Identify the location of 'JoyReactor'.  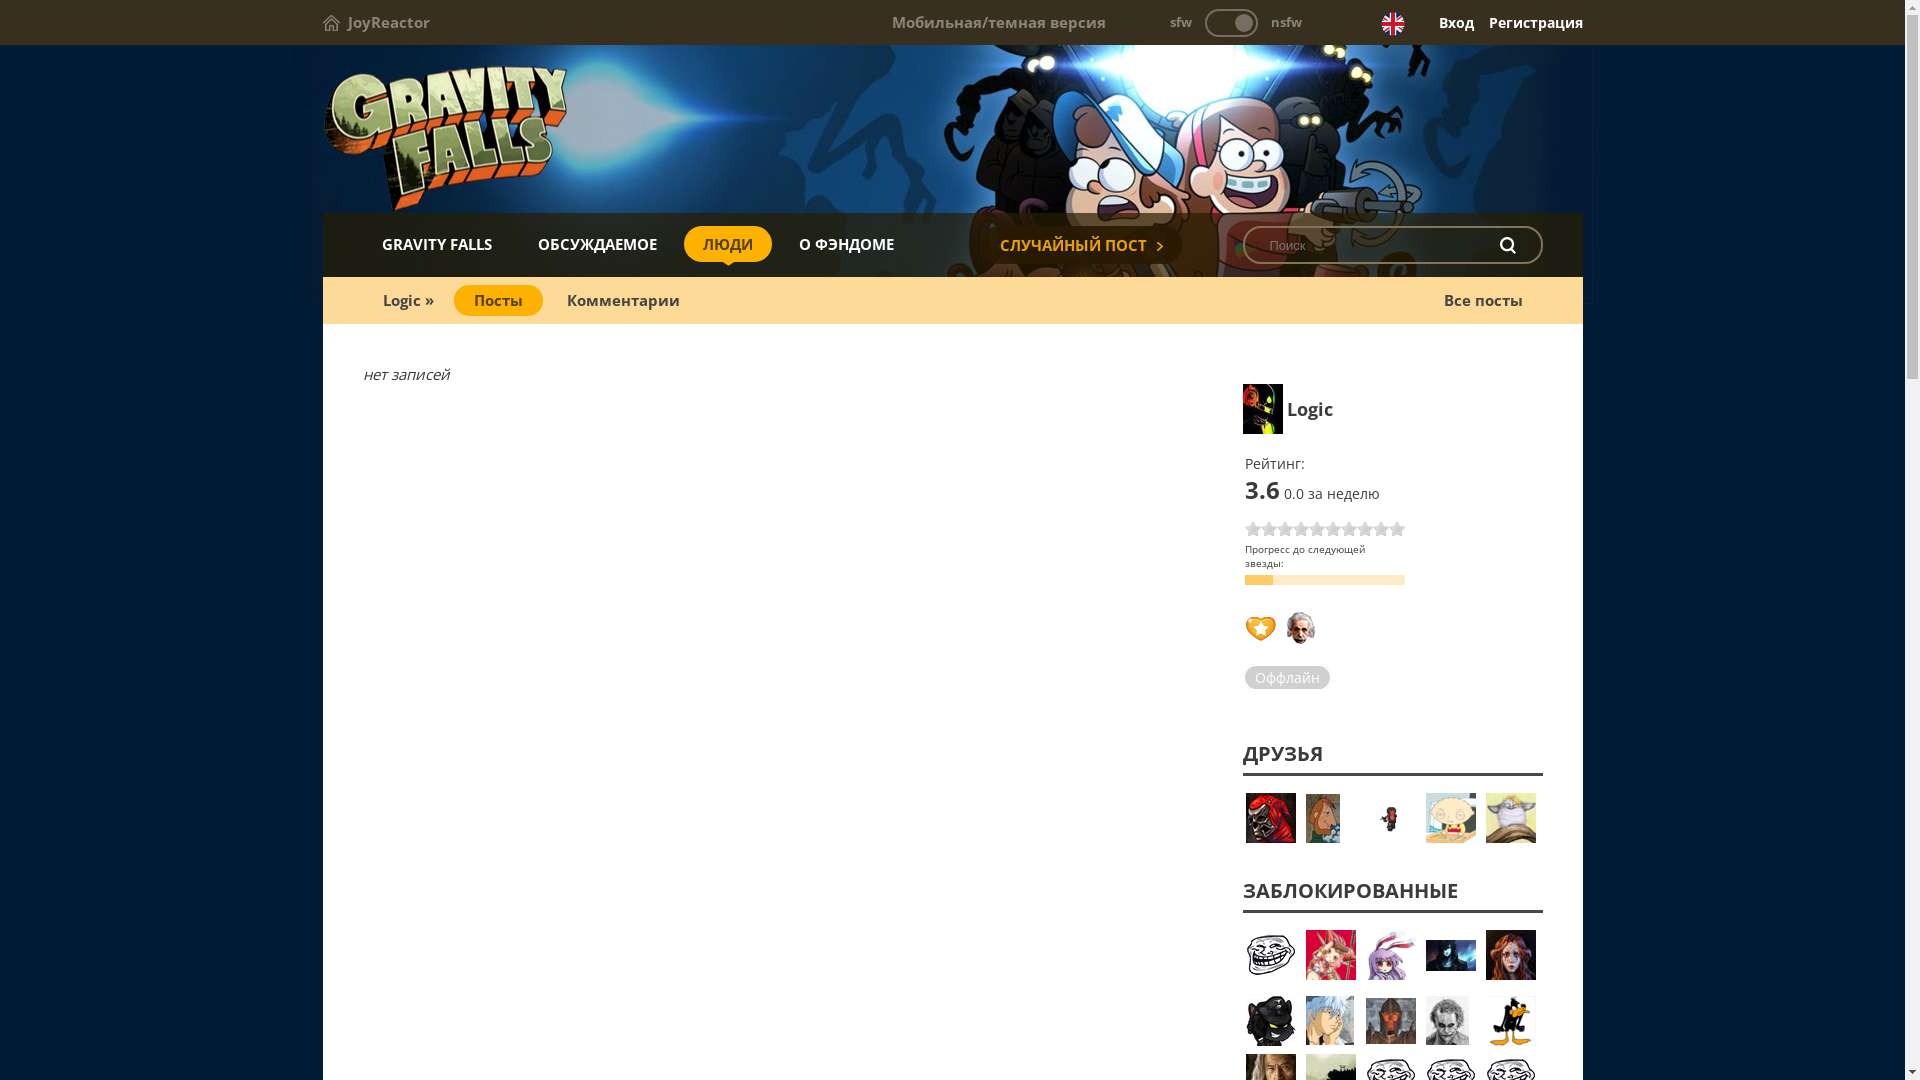
(375, 22).